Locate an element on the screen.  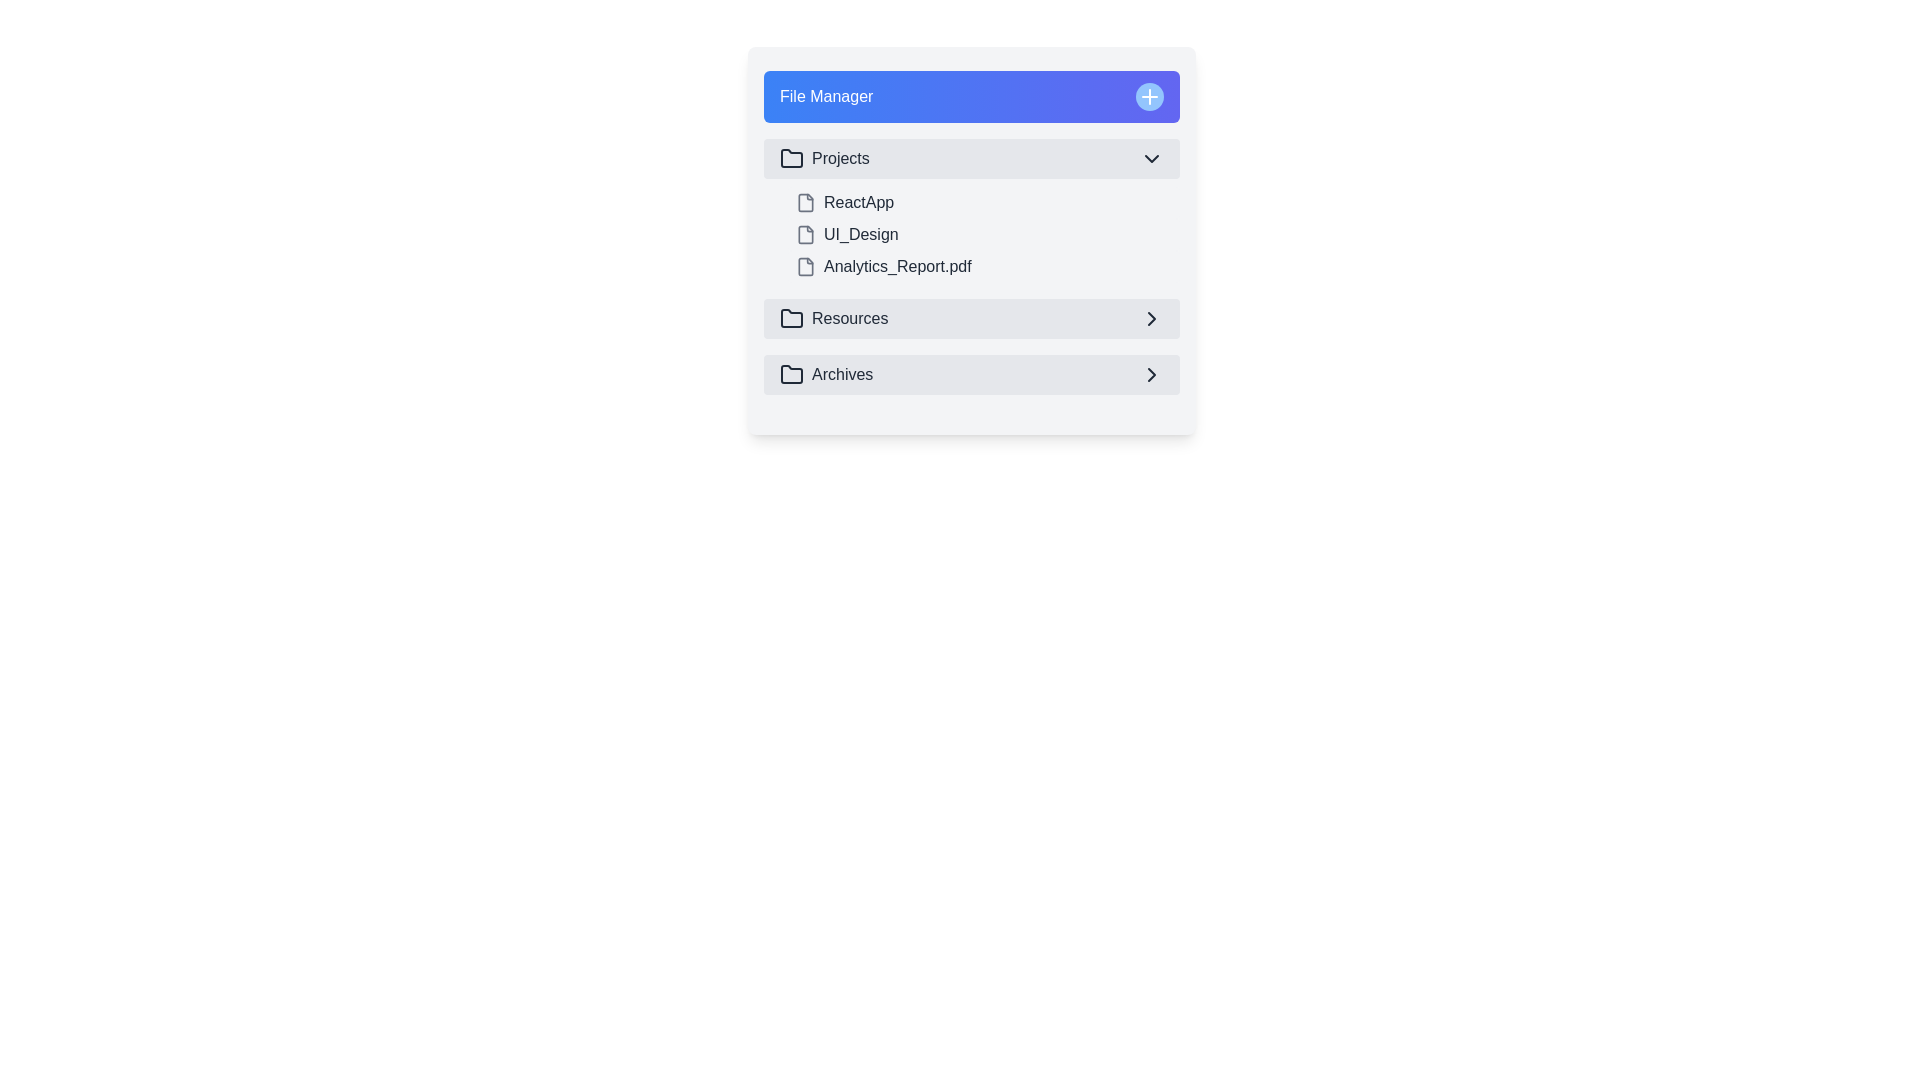
the add new files or folders button located at the top-right corner of the 'File Manager' header bar is located at coordinates (1150, 96).